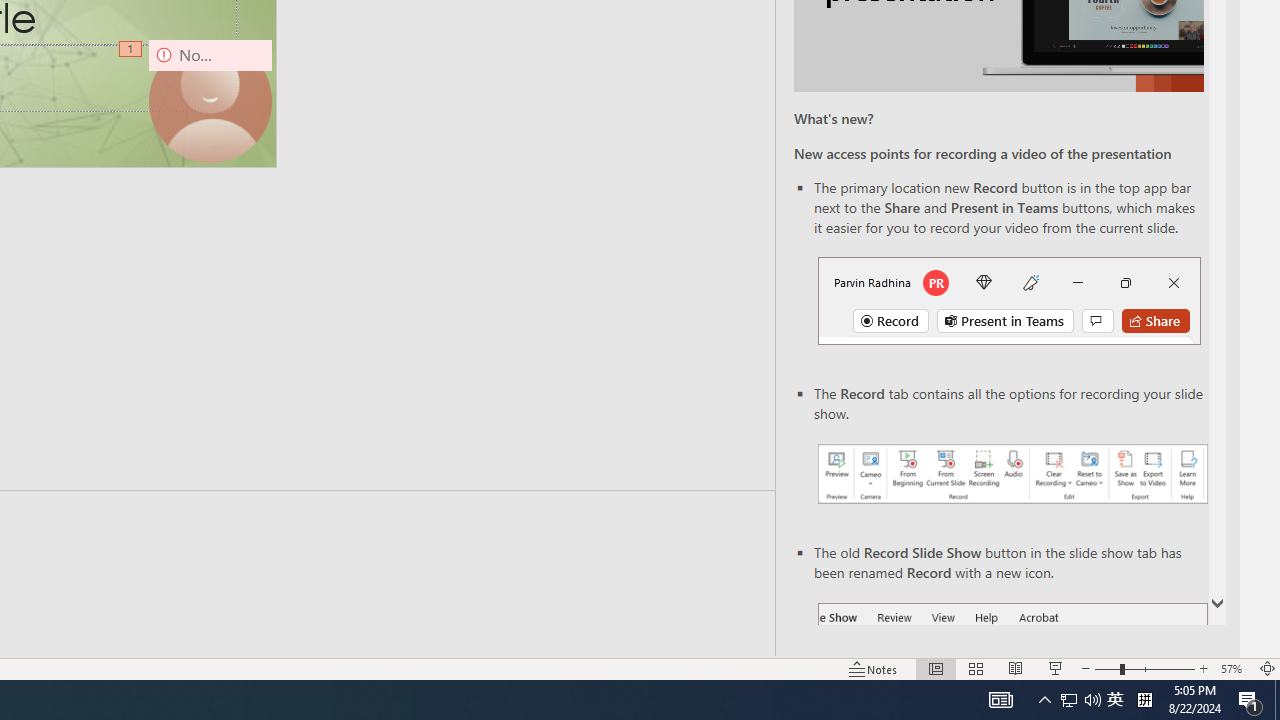  What do you see at coordinates (1013, 474) in the screenshot?
I see `'Record your presentations screenshot one'` at bounding box center [1013, 474].